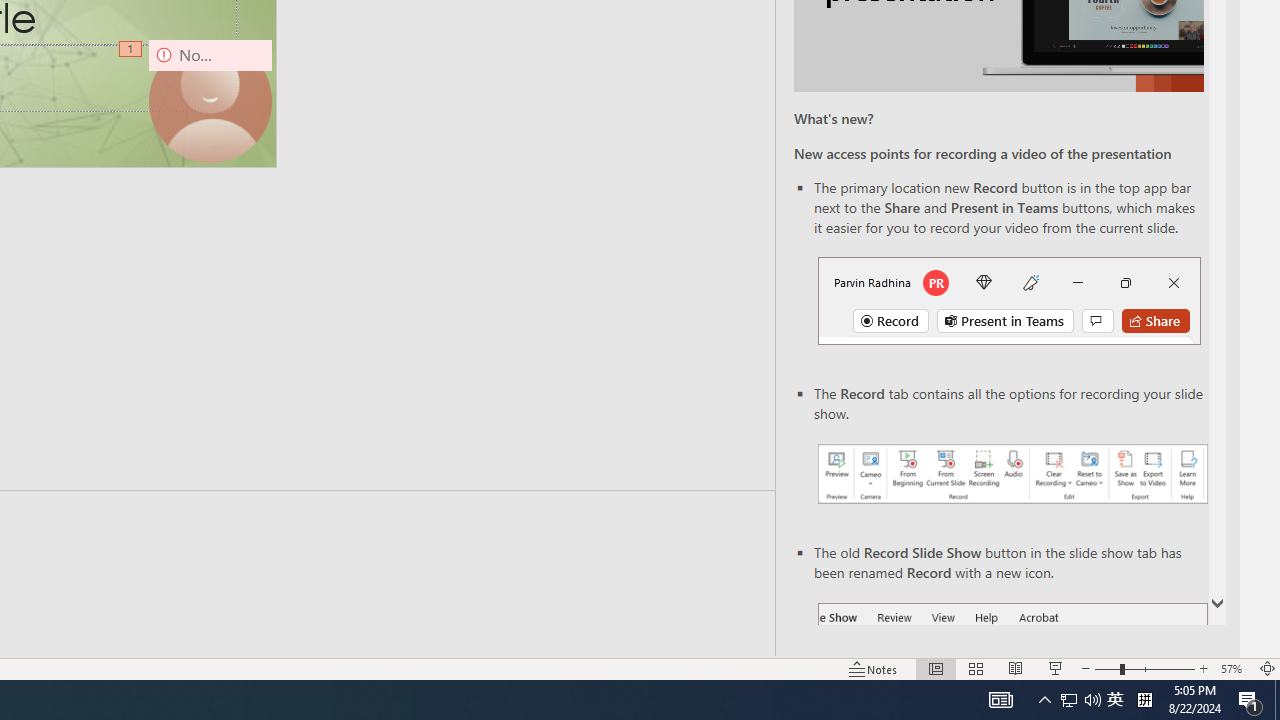  What do you see at coordinates (1013, 474) in the screenshot?
I see `'Record your presentations screenshot one'` at bounding box center [1013, 474].